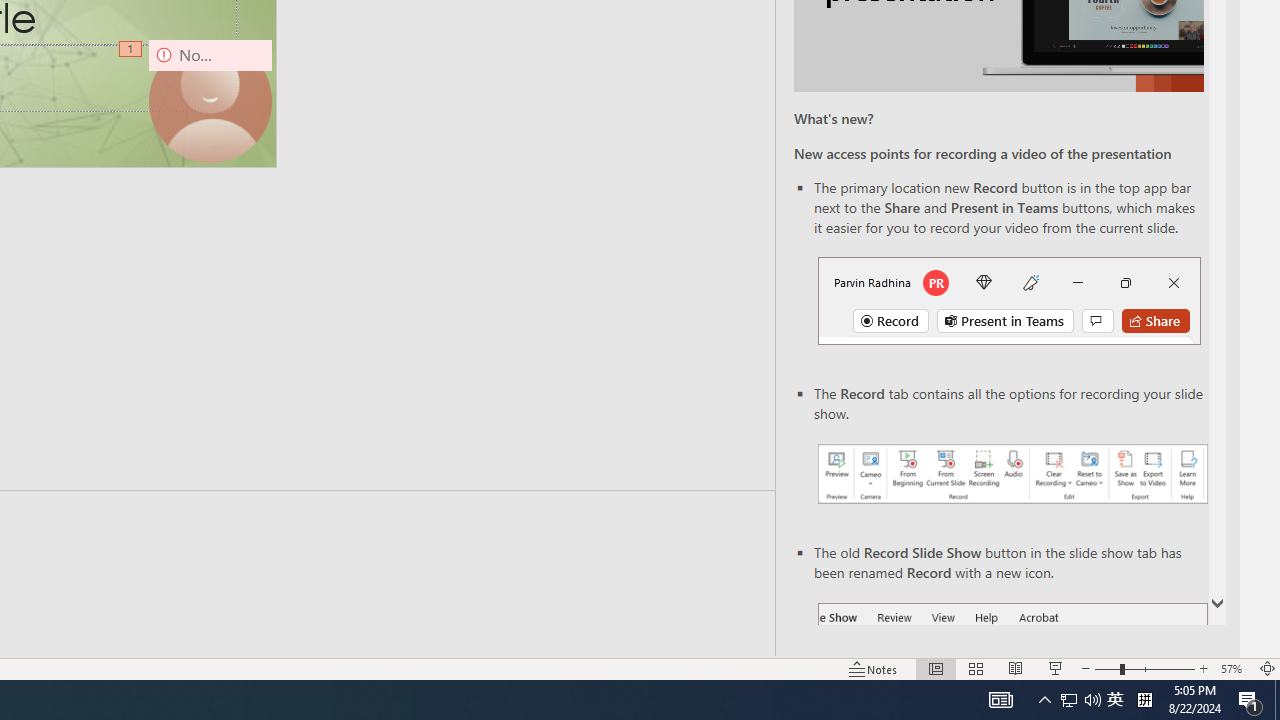  What do you see at coordinates (1013, 474) in the screenshot?
I see `'Record your presentations screenshot one'` at bounding box center [1013, 474].